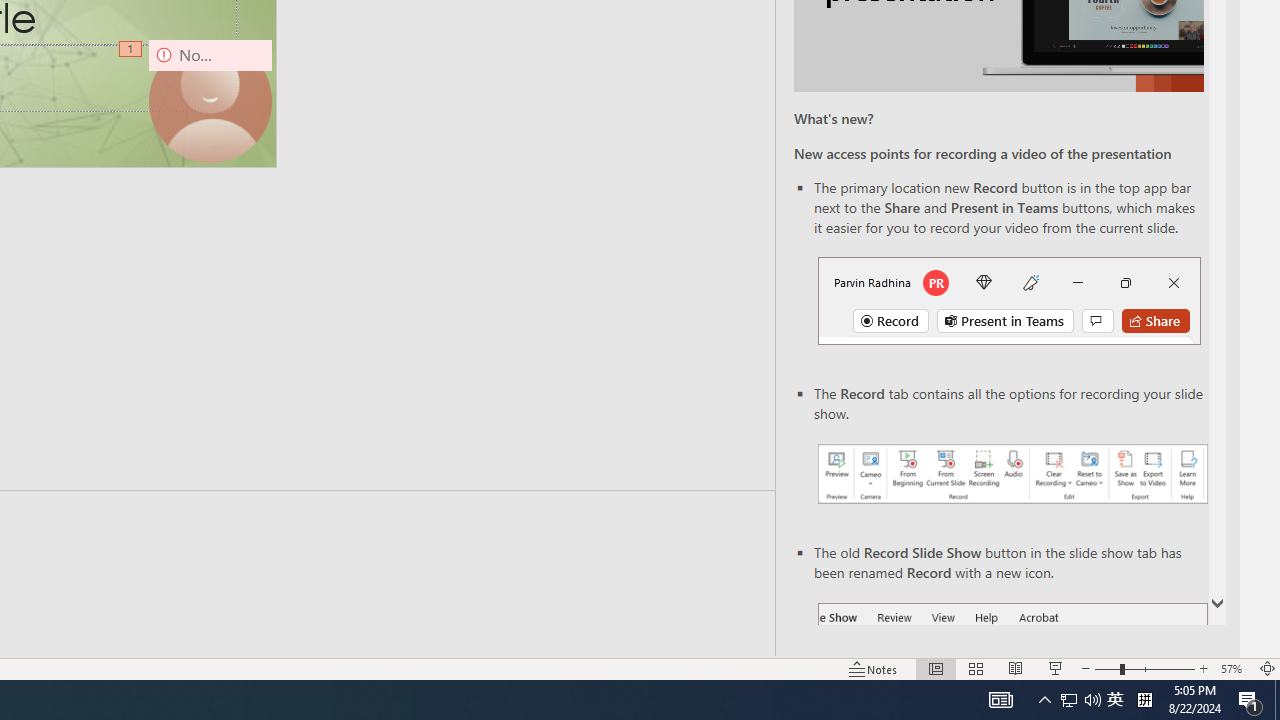  What do you see at coordinates (1013, 474) in the screenshot?
I see `'Record your presentations screenshot one'` at bounding box center [1013, 474].